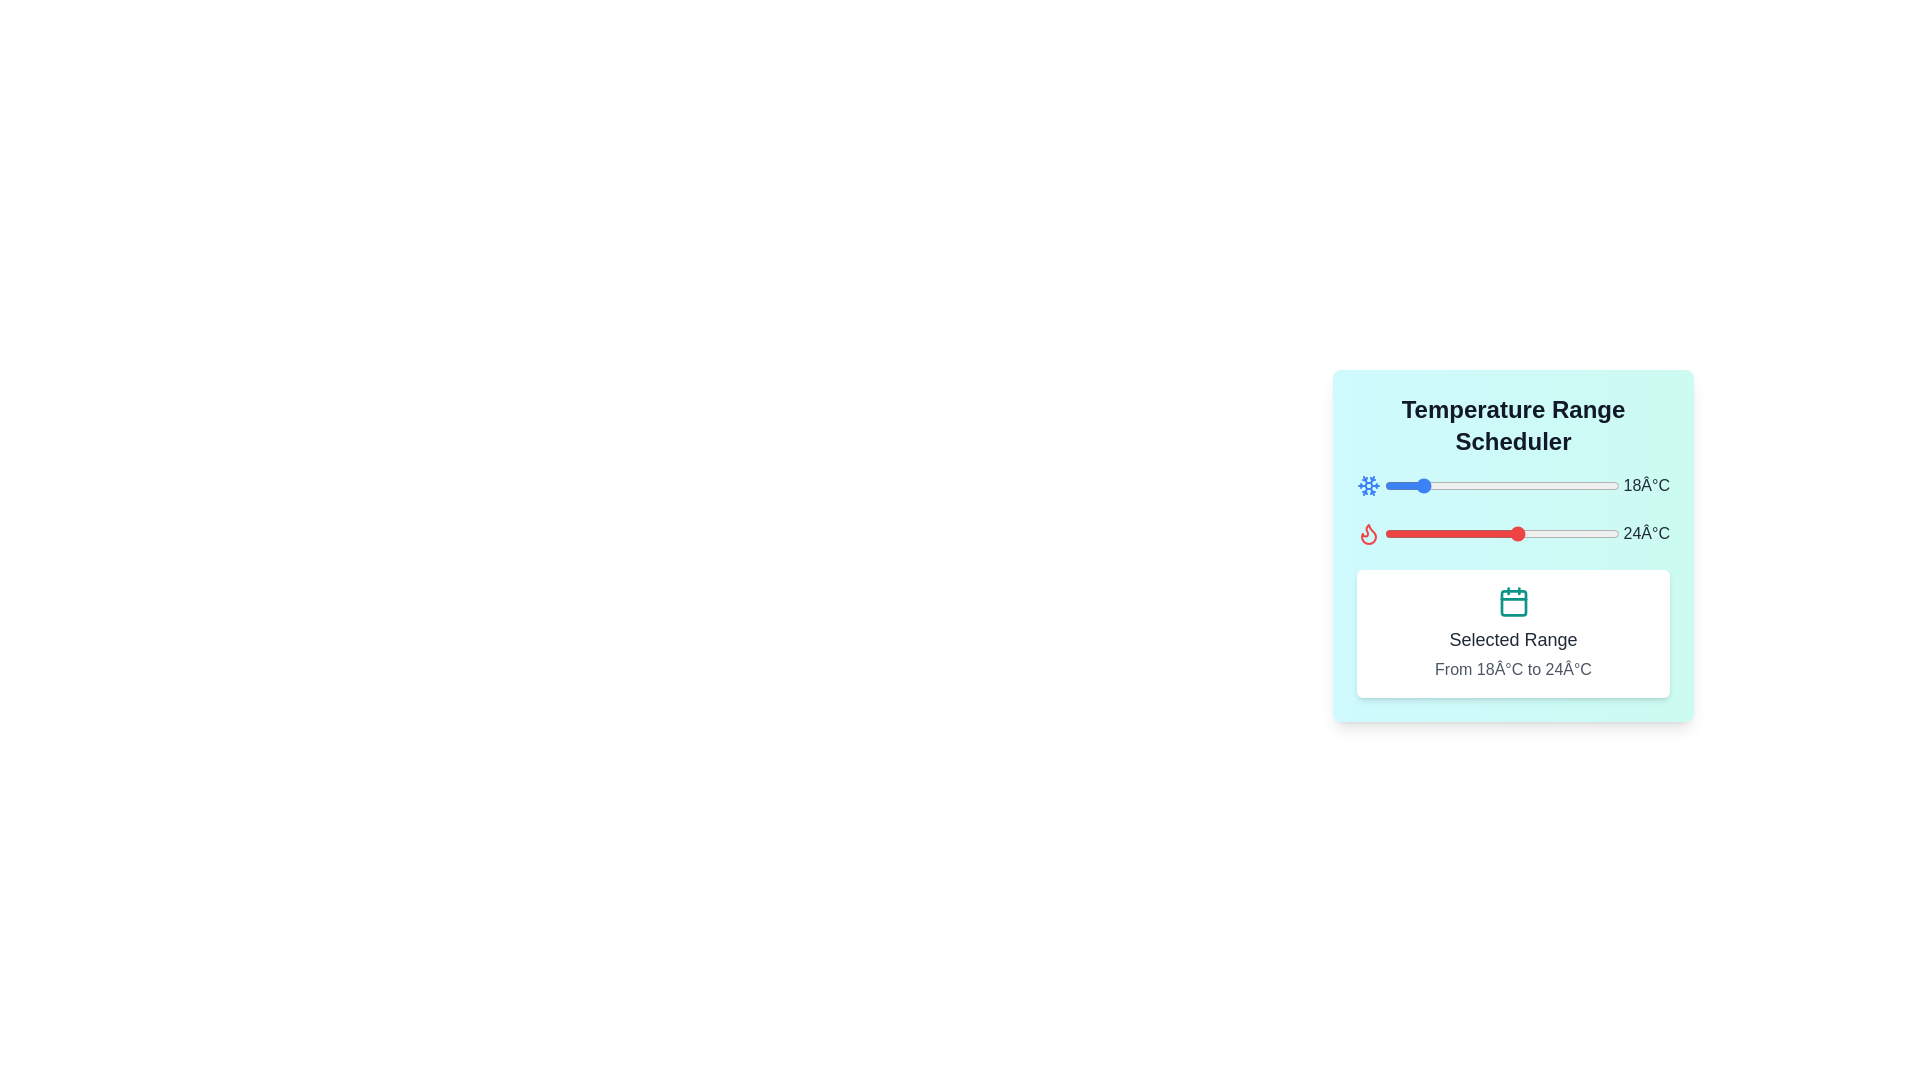 This screenshot has width=1920, height=1080. I want to click on the temperature, so click(1400, 532).